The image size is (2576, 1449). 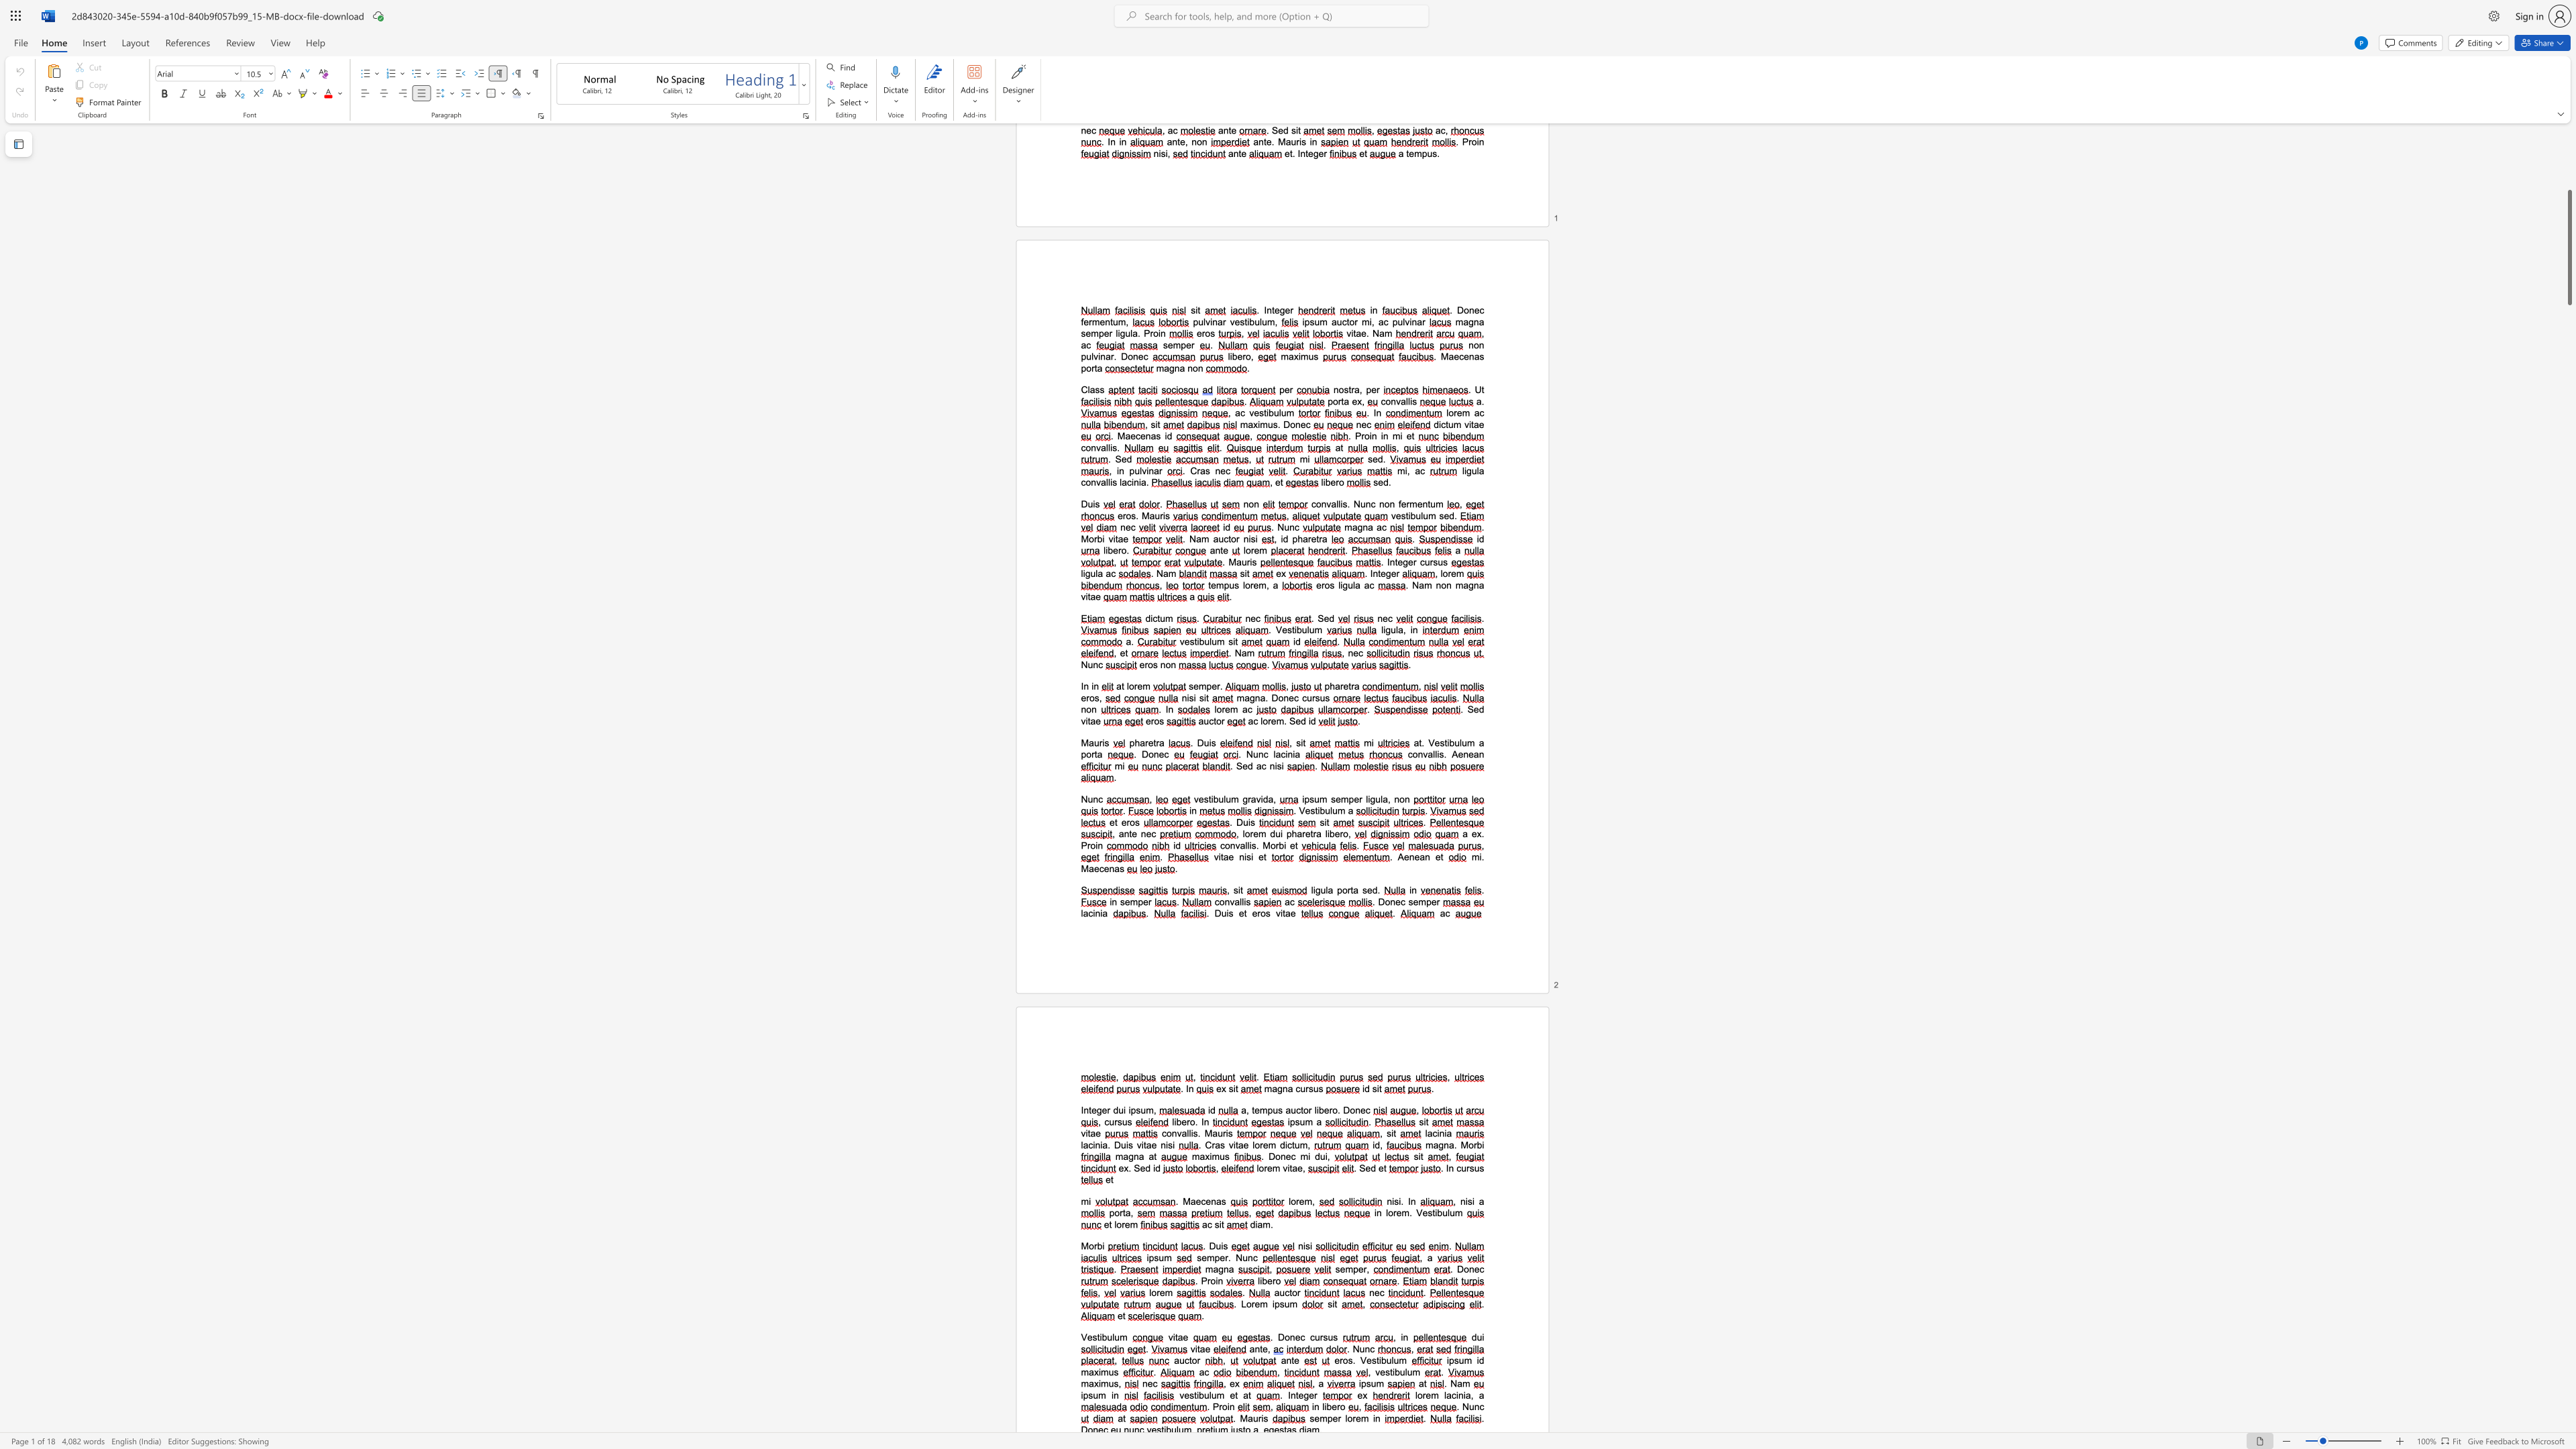 I want to click on the space between the continuous character "m" and "a" in the text, so click(x=1271, y=1088).